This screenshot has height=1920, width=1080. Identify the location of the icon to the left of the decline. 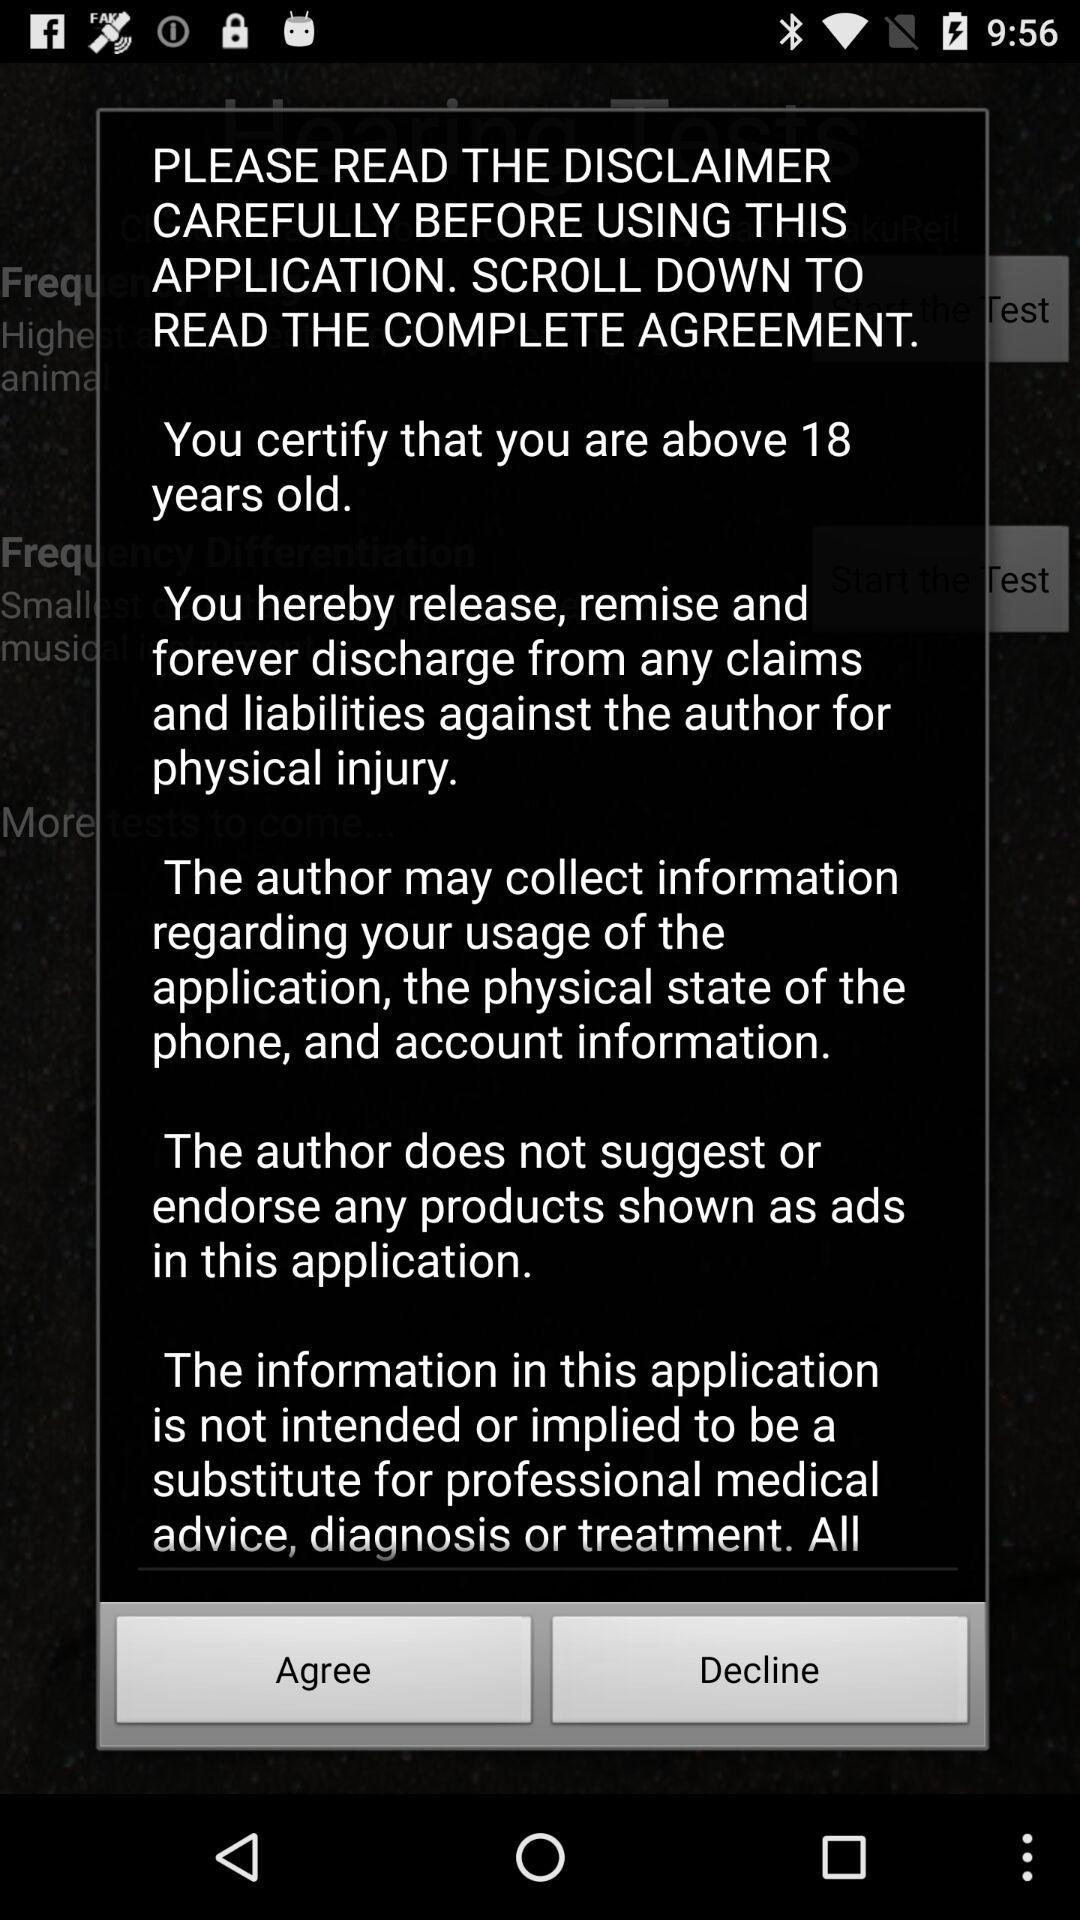
(323, 1675).